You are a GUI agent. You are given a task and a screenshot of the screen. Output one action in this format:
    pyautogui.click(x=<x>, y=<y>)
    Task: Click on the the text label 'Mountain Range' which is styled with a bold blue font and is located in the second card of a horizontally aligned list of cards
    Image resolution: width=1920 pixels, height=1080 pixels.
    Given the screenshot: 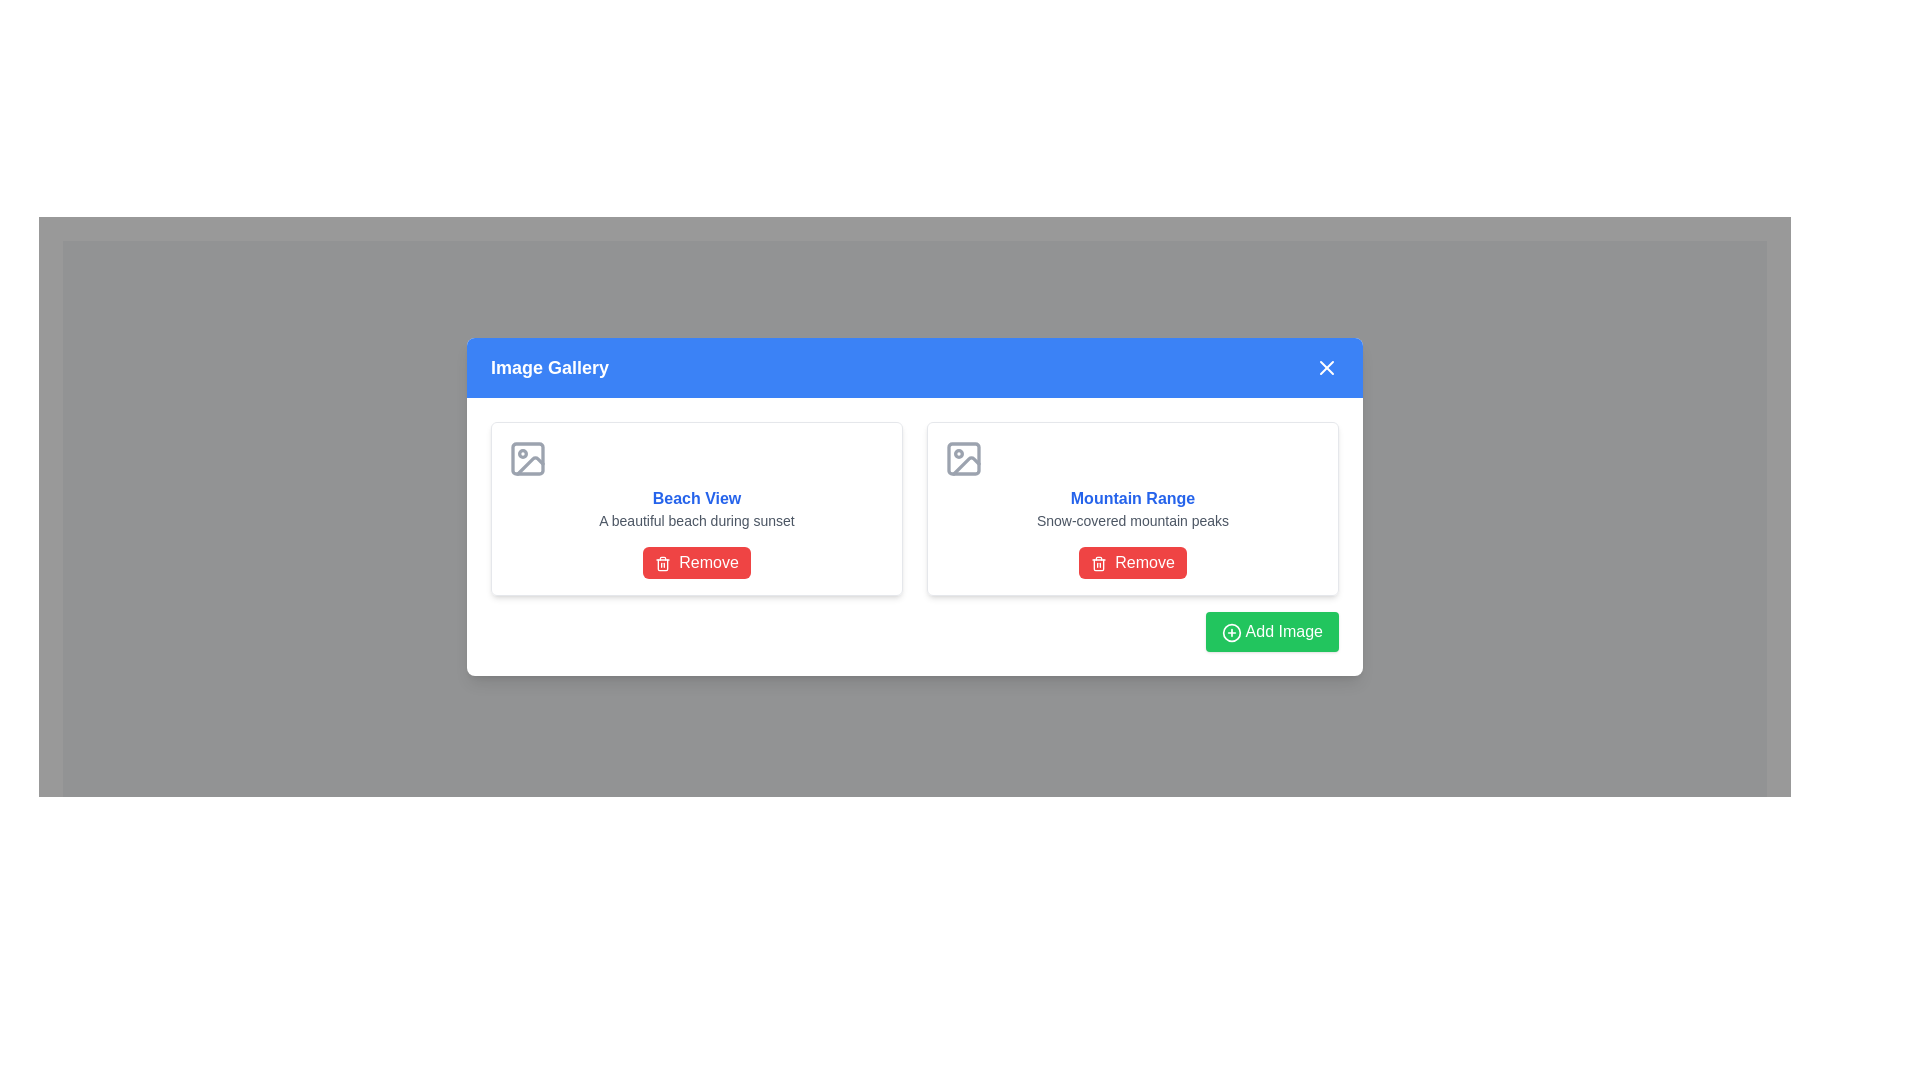 What is the action you would take?
    pyautogui.click(x=1132, y=497)
    